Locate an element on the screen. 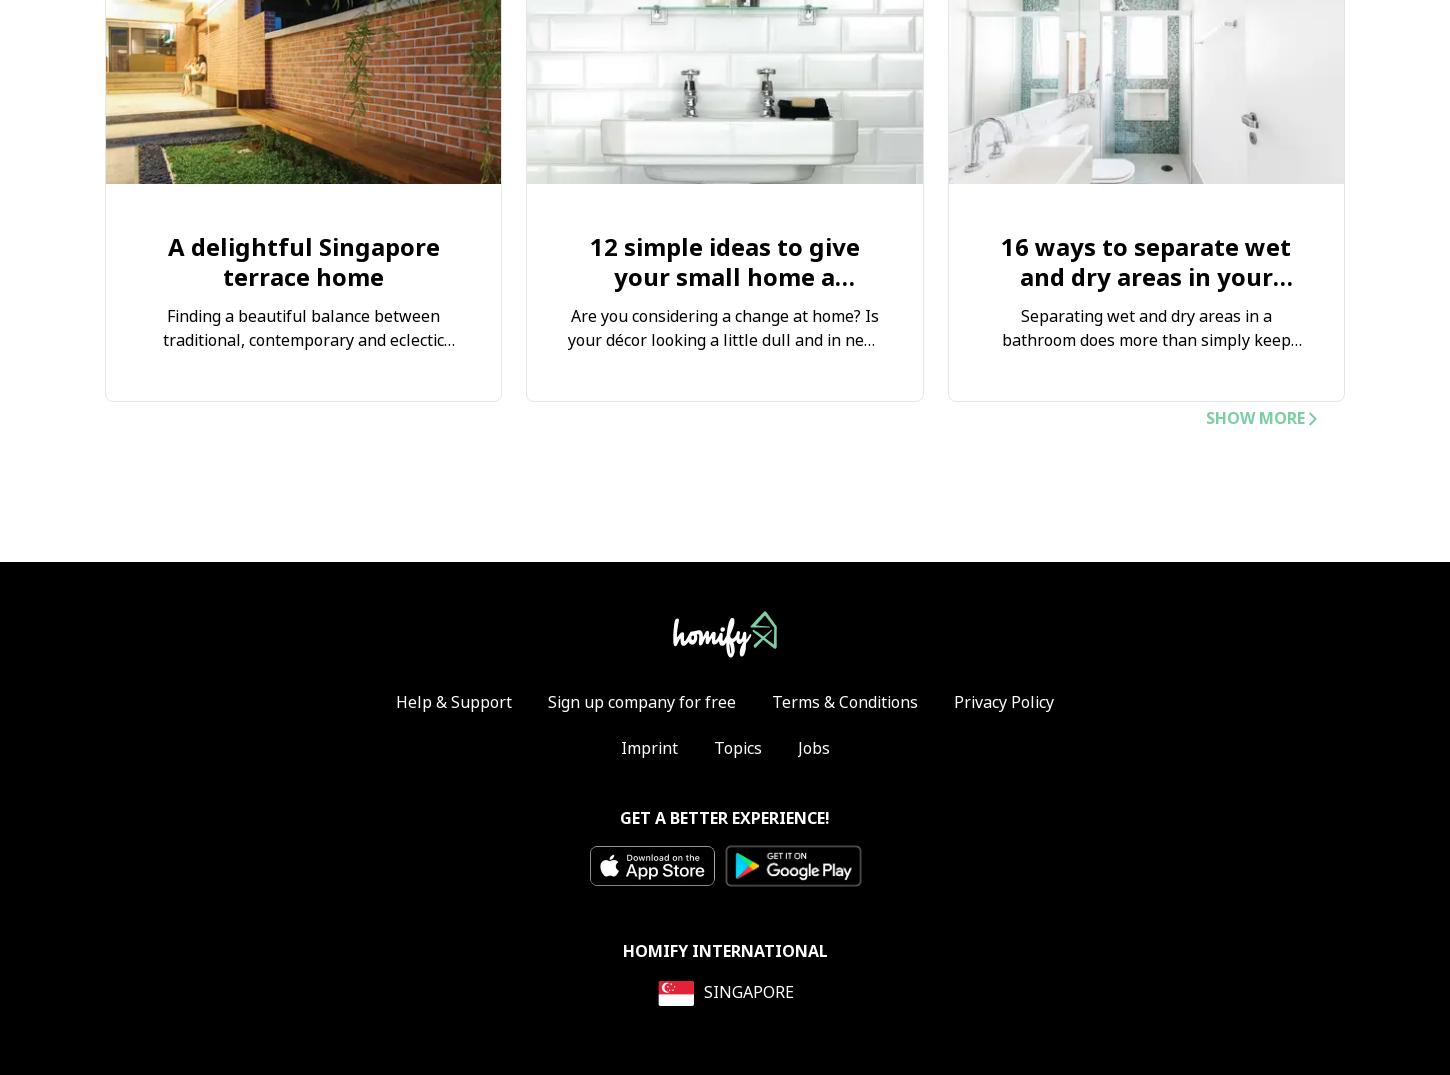 This screenshot has height=1075, width=1450. '16 ways to separate wet and dry areas in your bathroom' is located at coordinates (1144, 277).